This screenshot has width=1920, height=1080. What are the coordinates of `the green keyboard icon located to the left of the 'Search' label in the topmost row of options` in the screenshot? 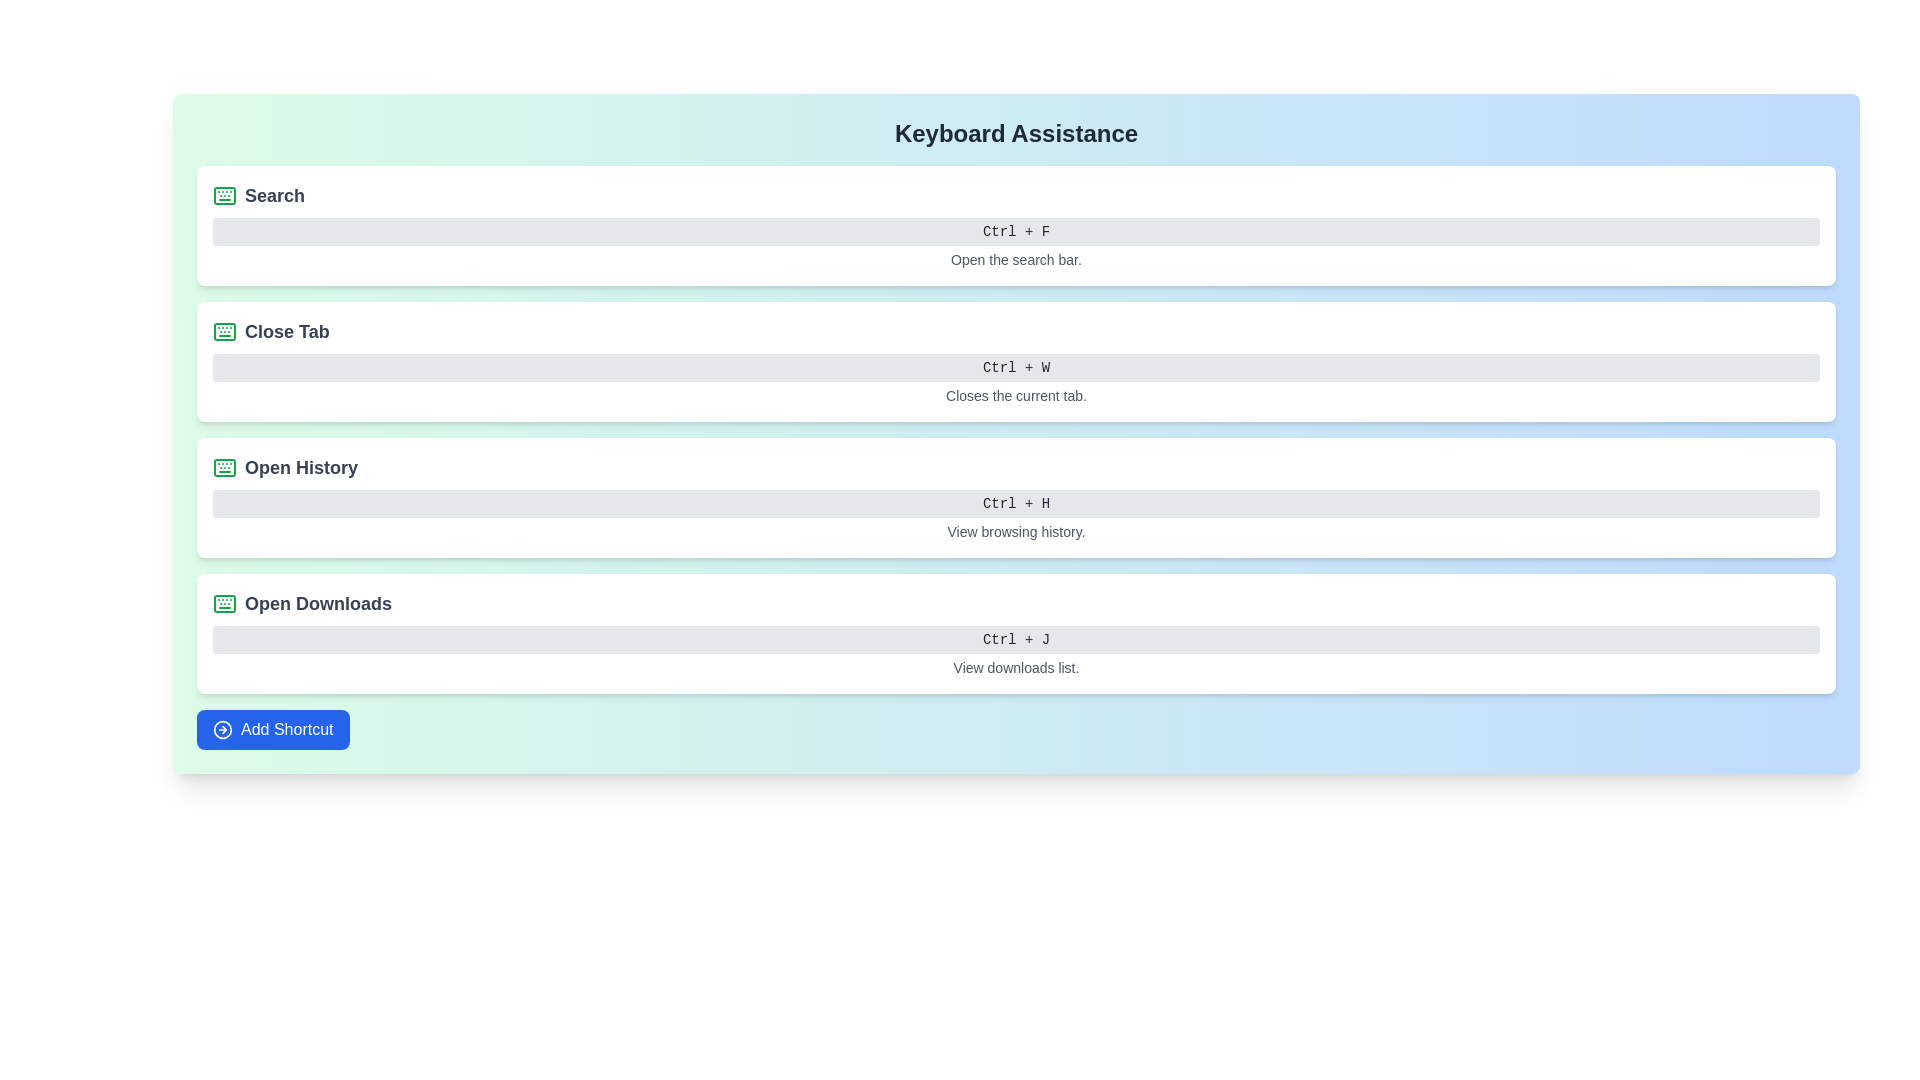 It's located at (225, 196).